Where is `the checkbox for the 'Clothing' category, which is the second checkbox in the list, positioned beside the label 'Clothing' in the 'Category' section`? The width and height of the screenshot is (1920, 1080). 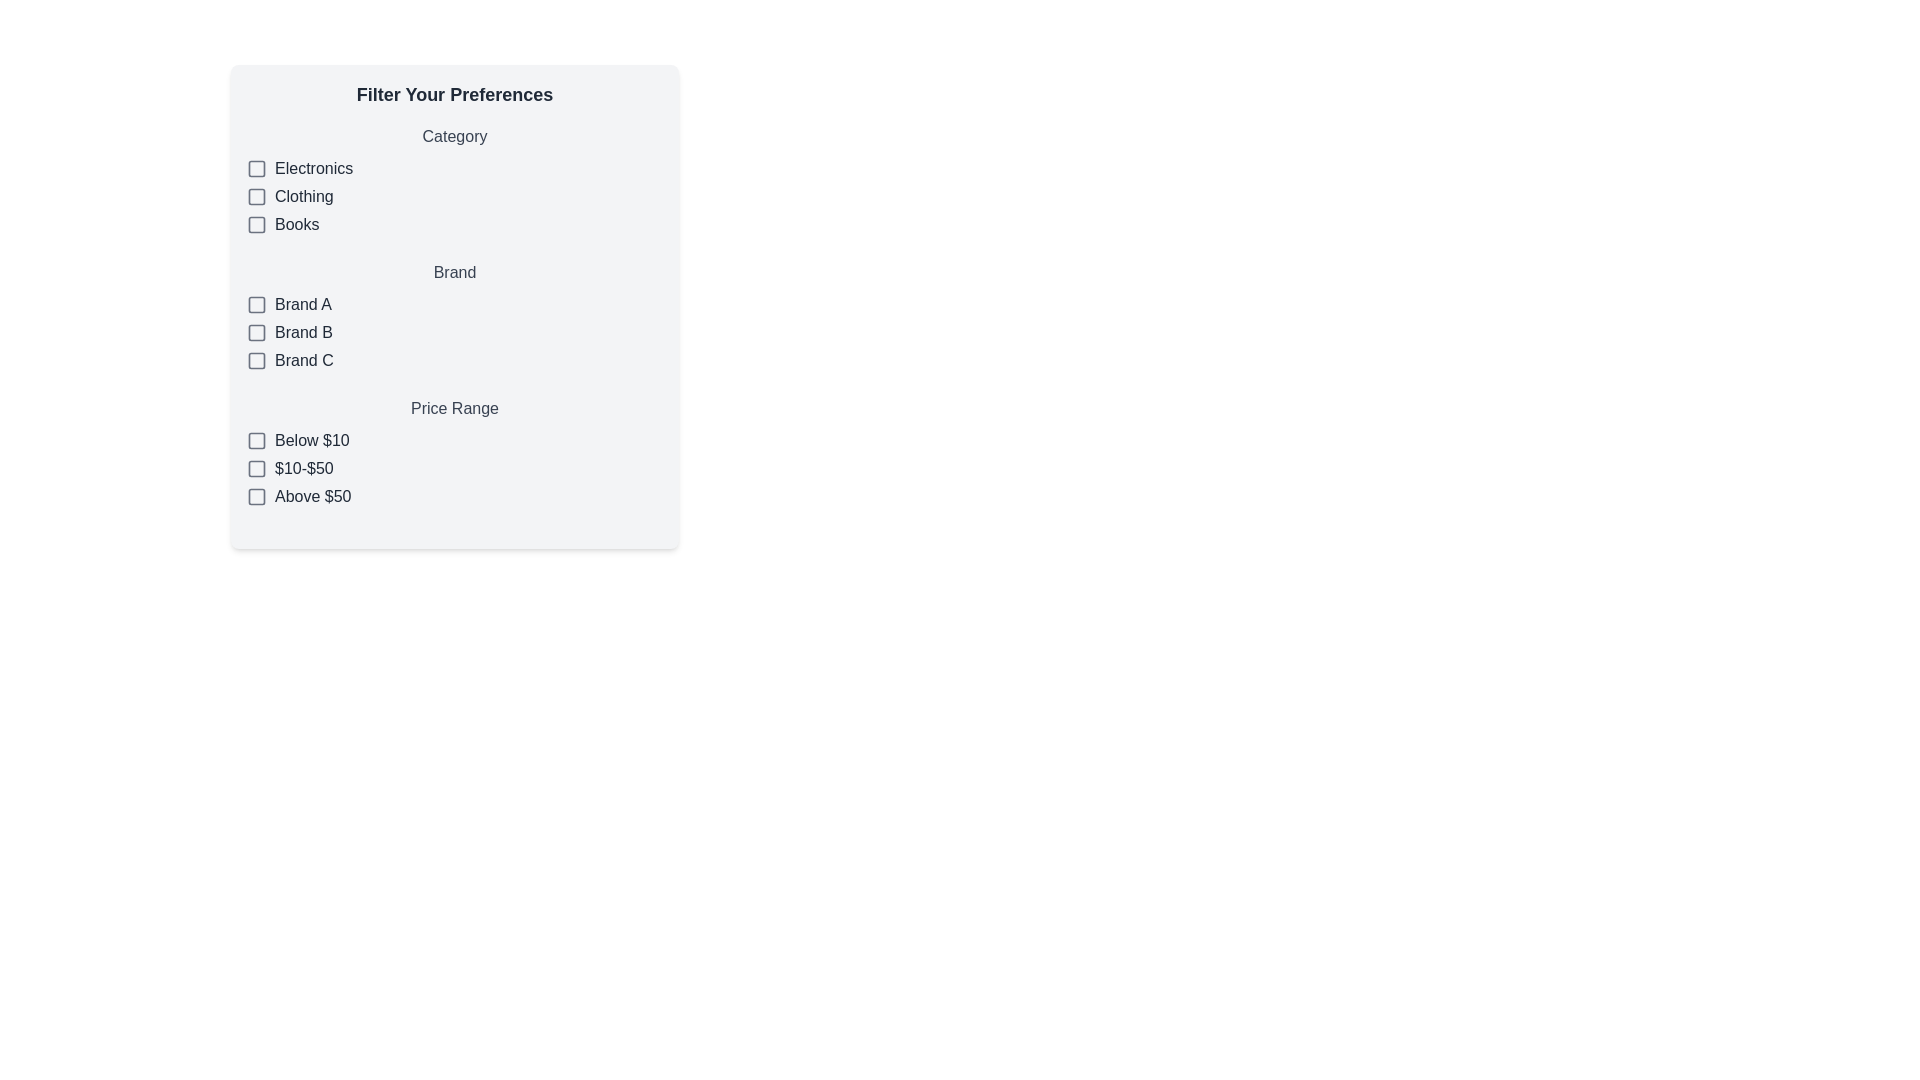 the checkbox for the 'Clothing' category, which is the second checkbox in the list, positioned beside the label 'Clothing' in the 'Category' section is located at coordinates (256, 196).